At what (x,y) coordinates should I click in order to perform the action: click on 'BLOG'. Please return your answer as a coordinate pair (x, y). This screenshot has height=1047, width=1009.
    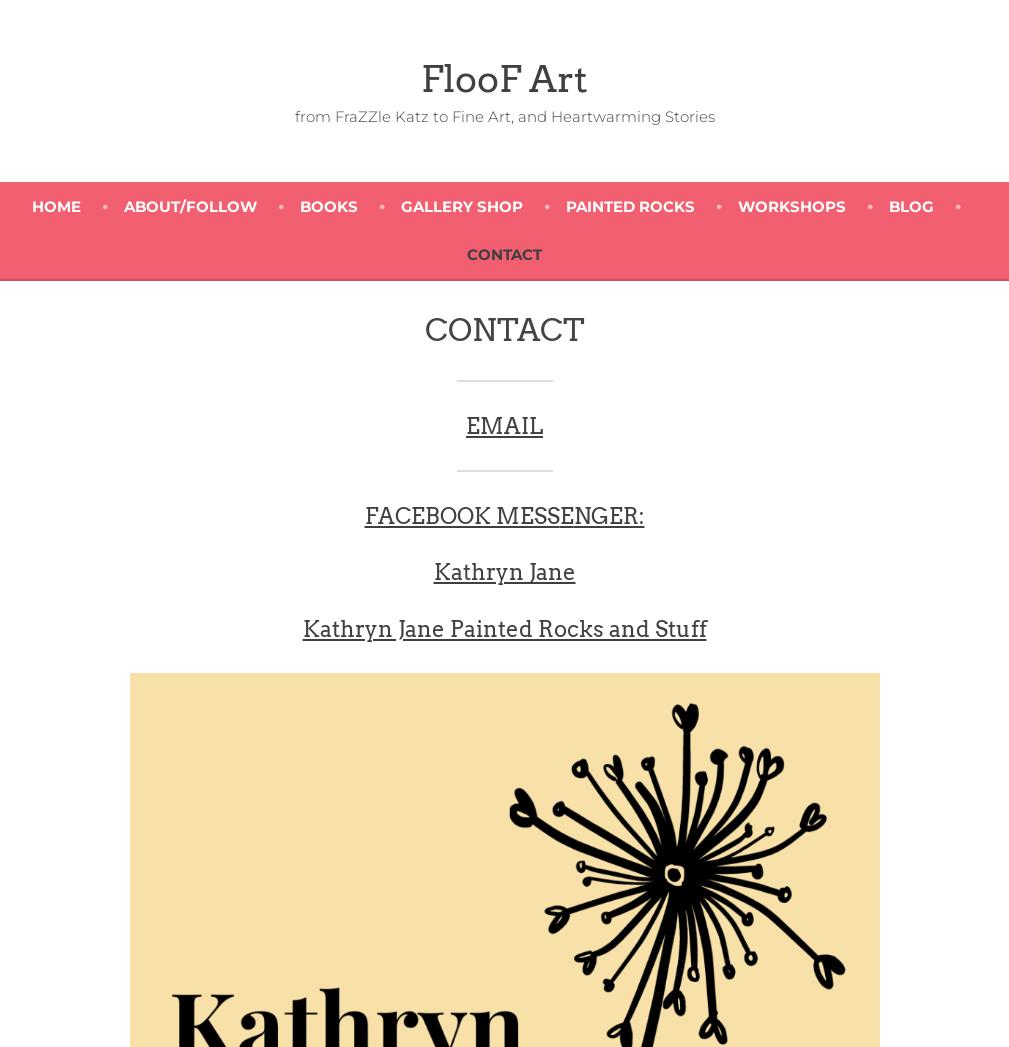
    Looking at the image, I should click on (889, 204).